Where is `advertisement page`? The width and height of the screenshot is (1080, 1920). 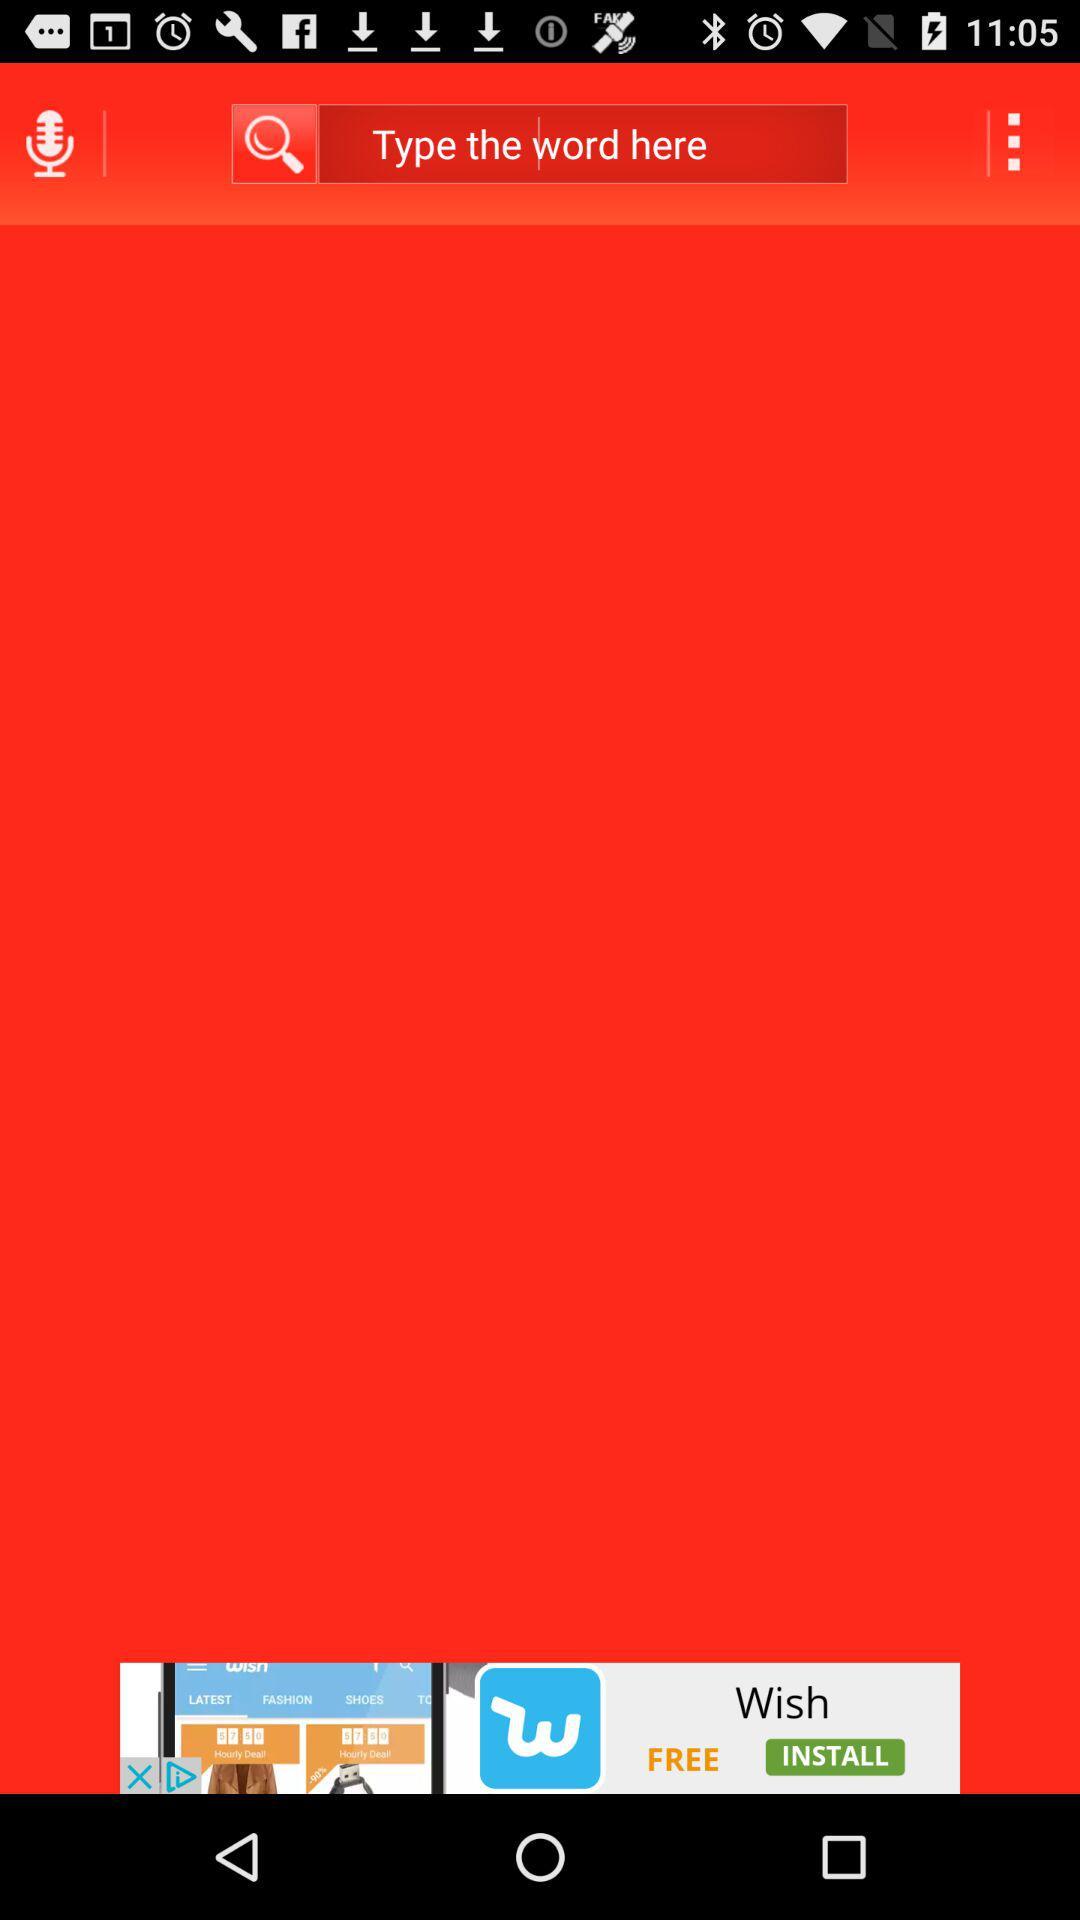
advertisement page is located at coordinates (540, 1727).